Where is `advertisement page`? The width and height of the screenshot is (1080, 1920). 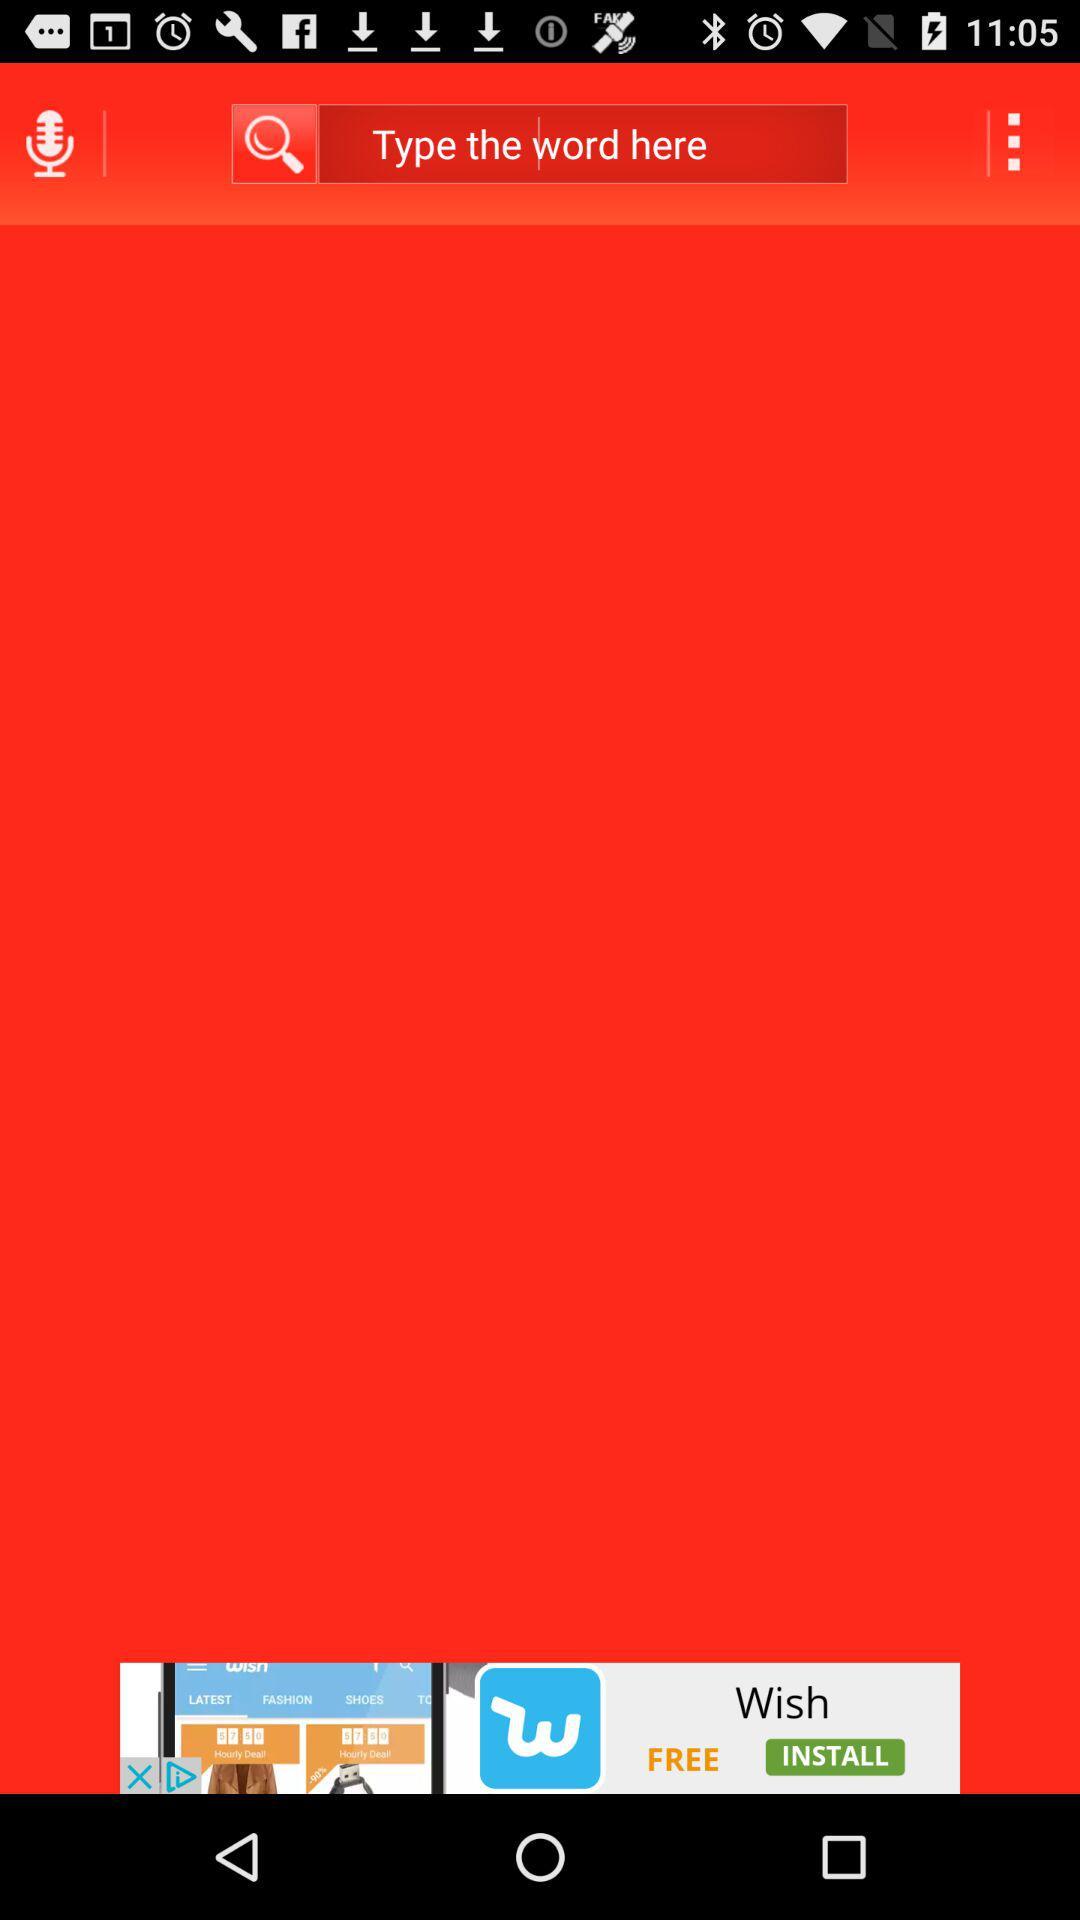
advertisement page is located at coordinates (540, 1727).